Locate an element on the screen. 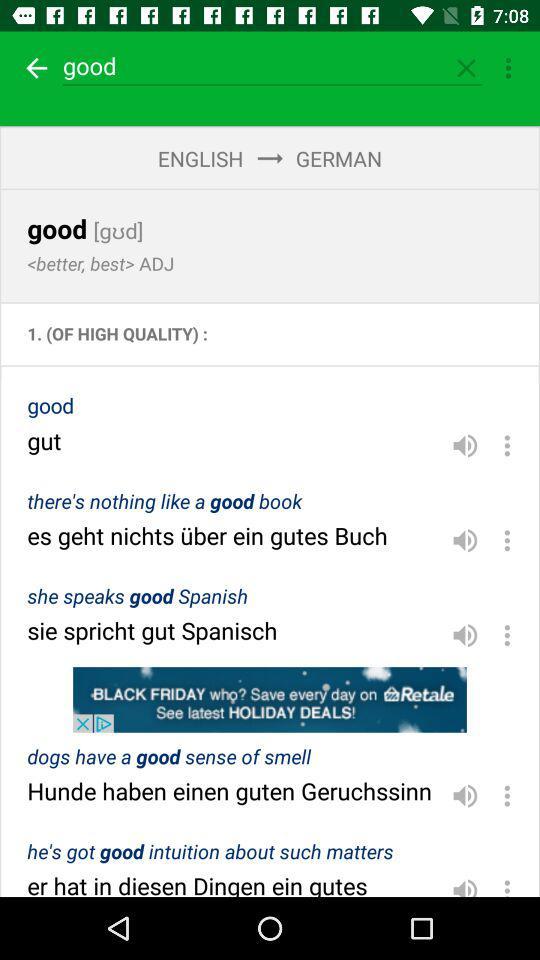 Image resolution: width=540 pixels, height=960 pixels. pick another option is located at coordinates (507, 539).